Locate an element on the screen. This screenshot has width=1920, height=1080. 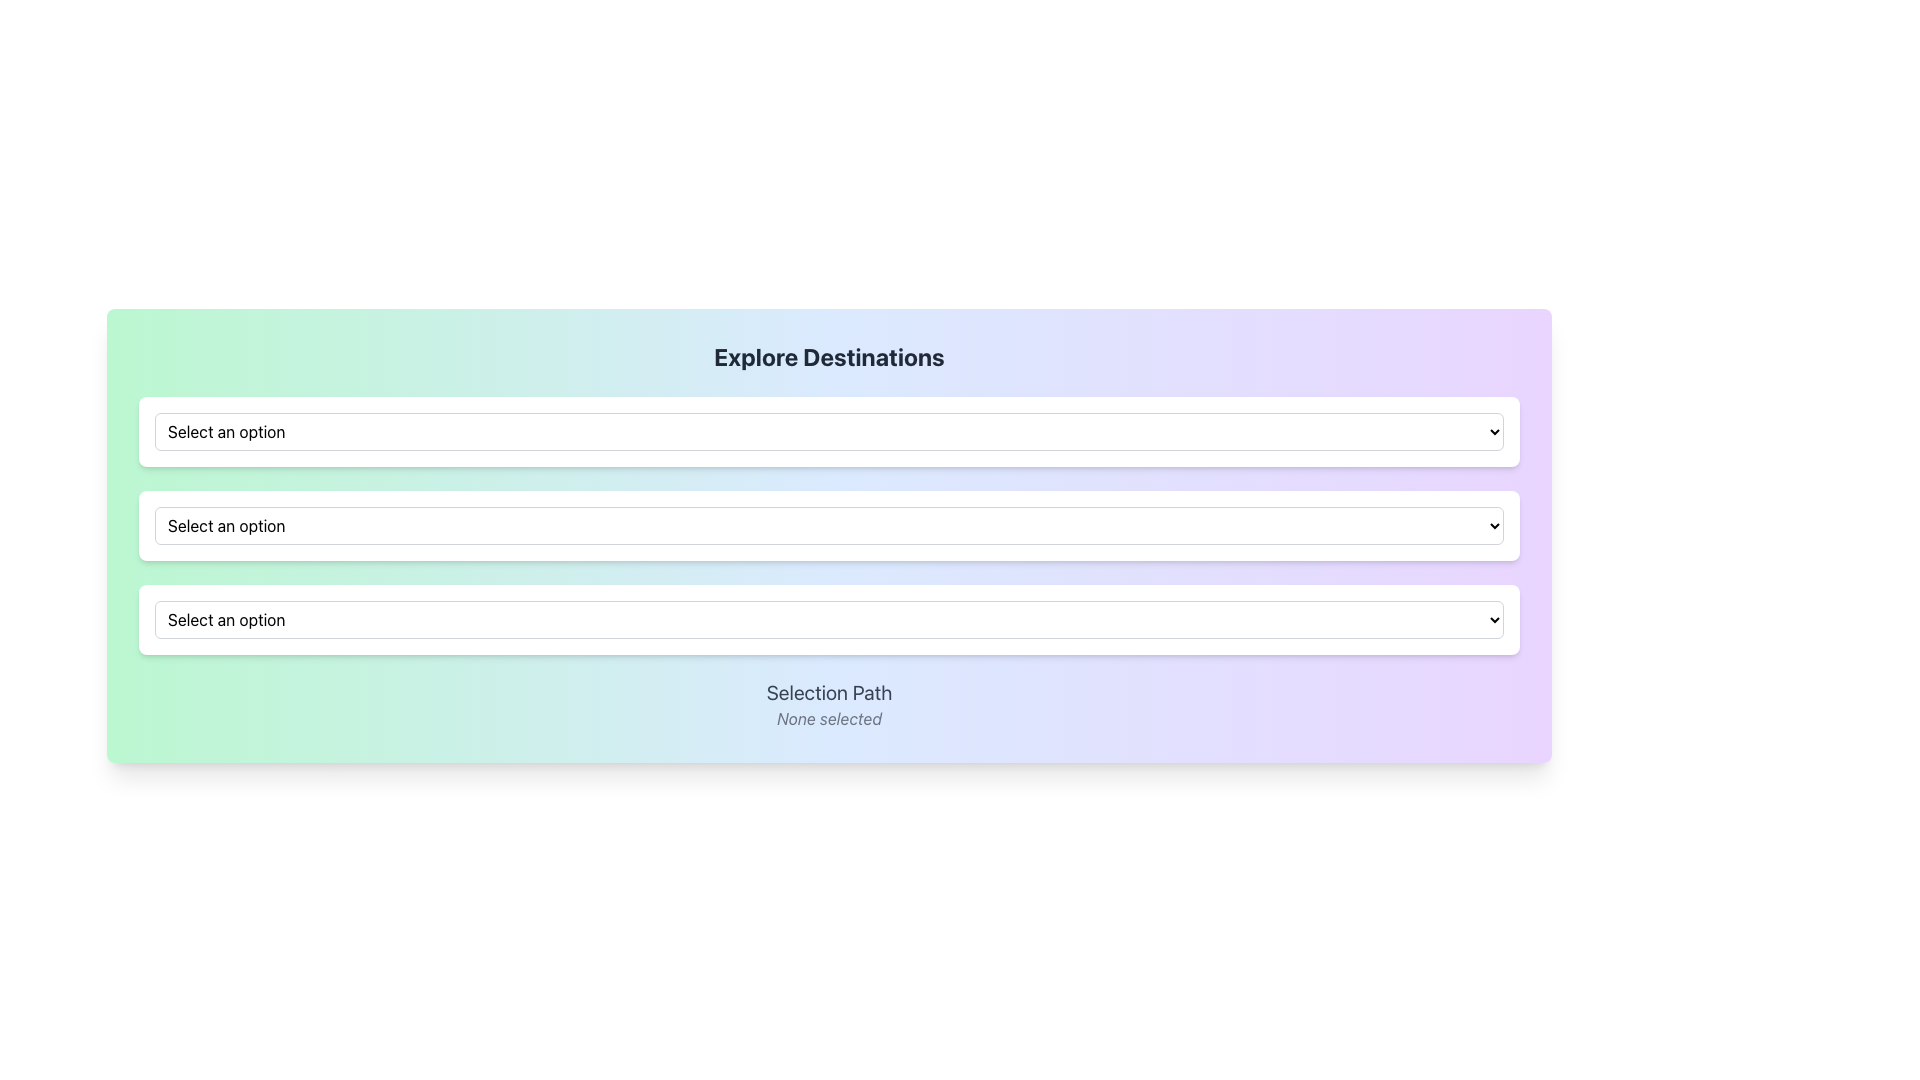
the second dropdown menu in the vertical list under the 'Explore Destinations' section is located at coordinates (829, 524).